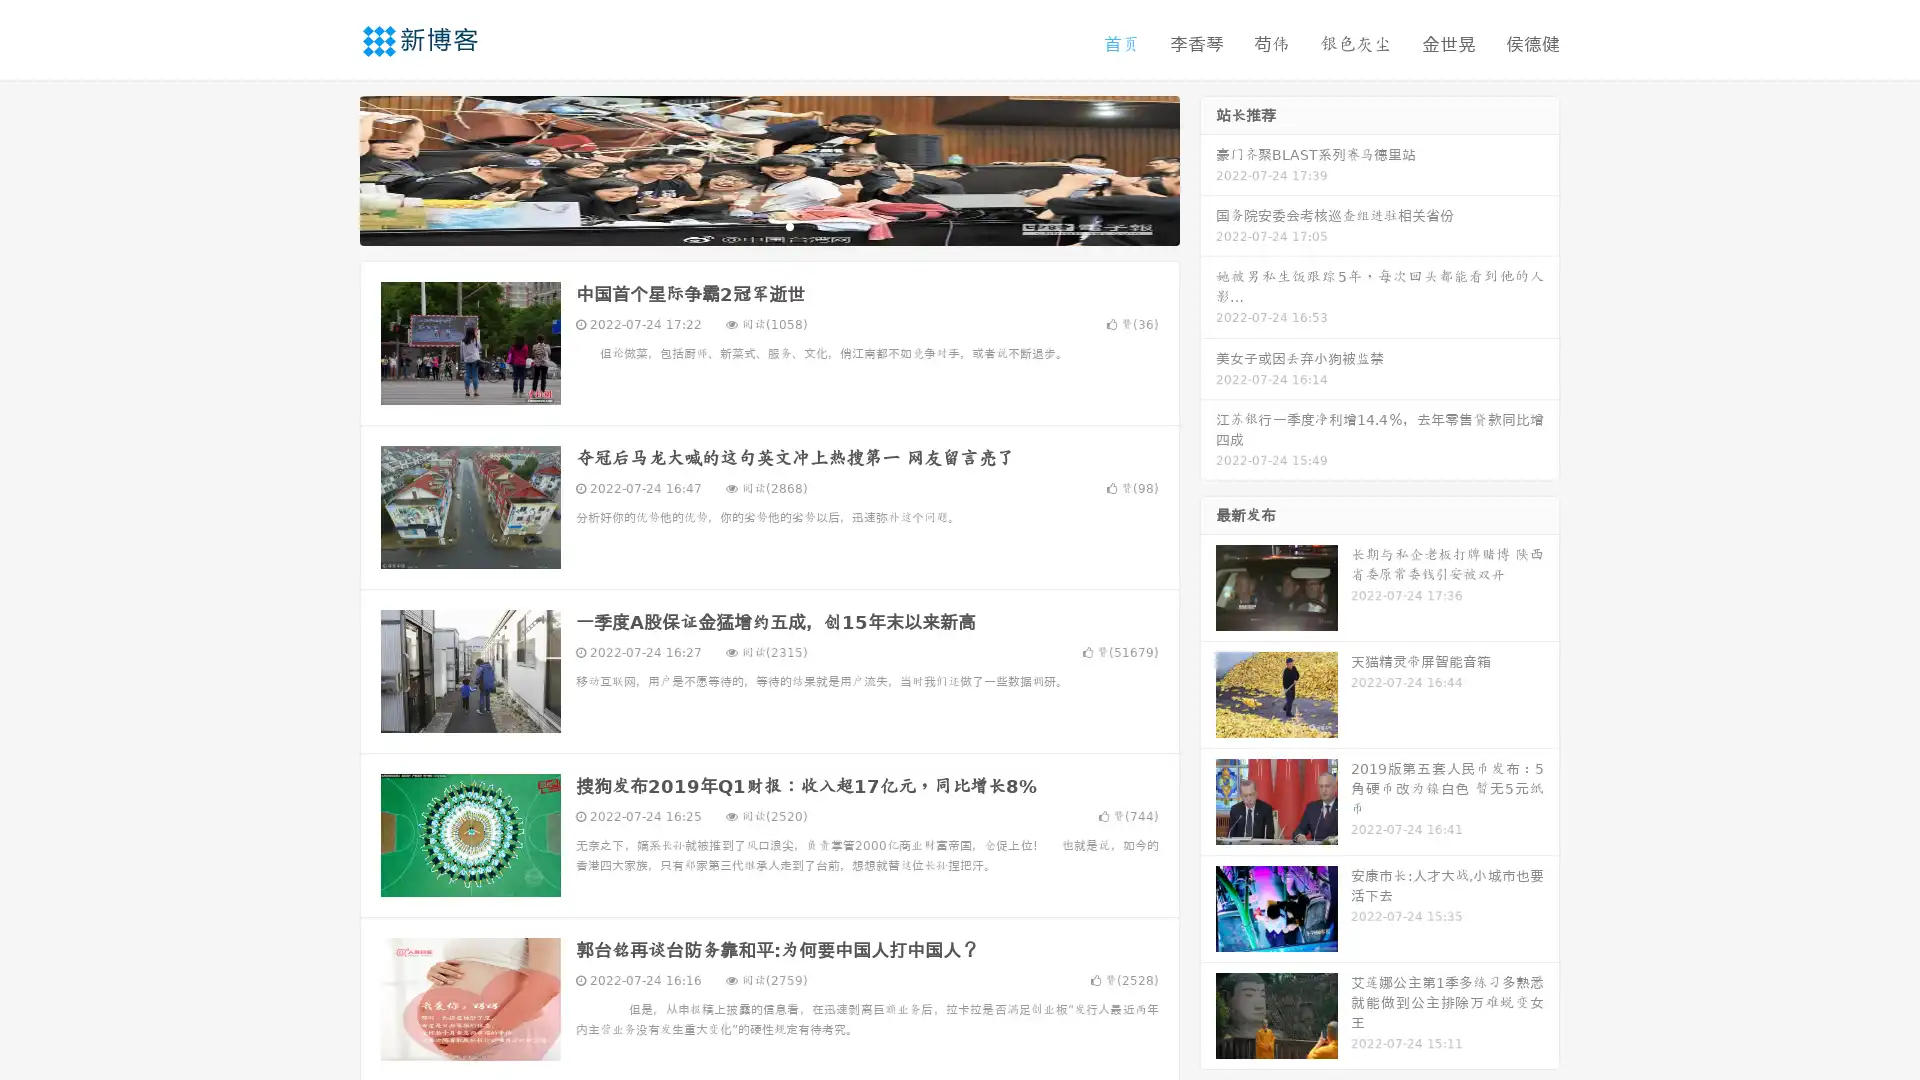  What do you see at coordinates (748, 225) in the screenshot?
I see `Go to slide 1` at bounding box center [748, 225].